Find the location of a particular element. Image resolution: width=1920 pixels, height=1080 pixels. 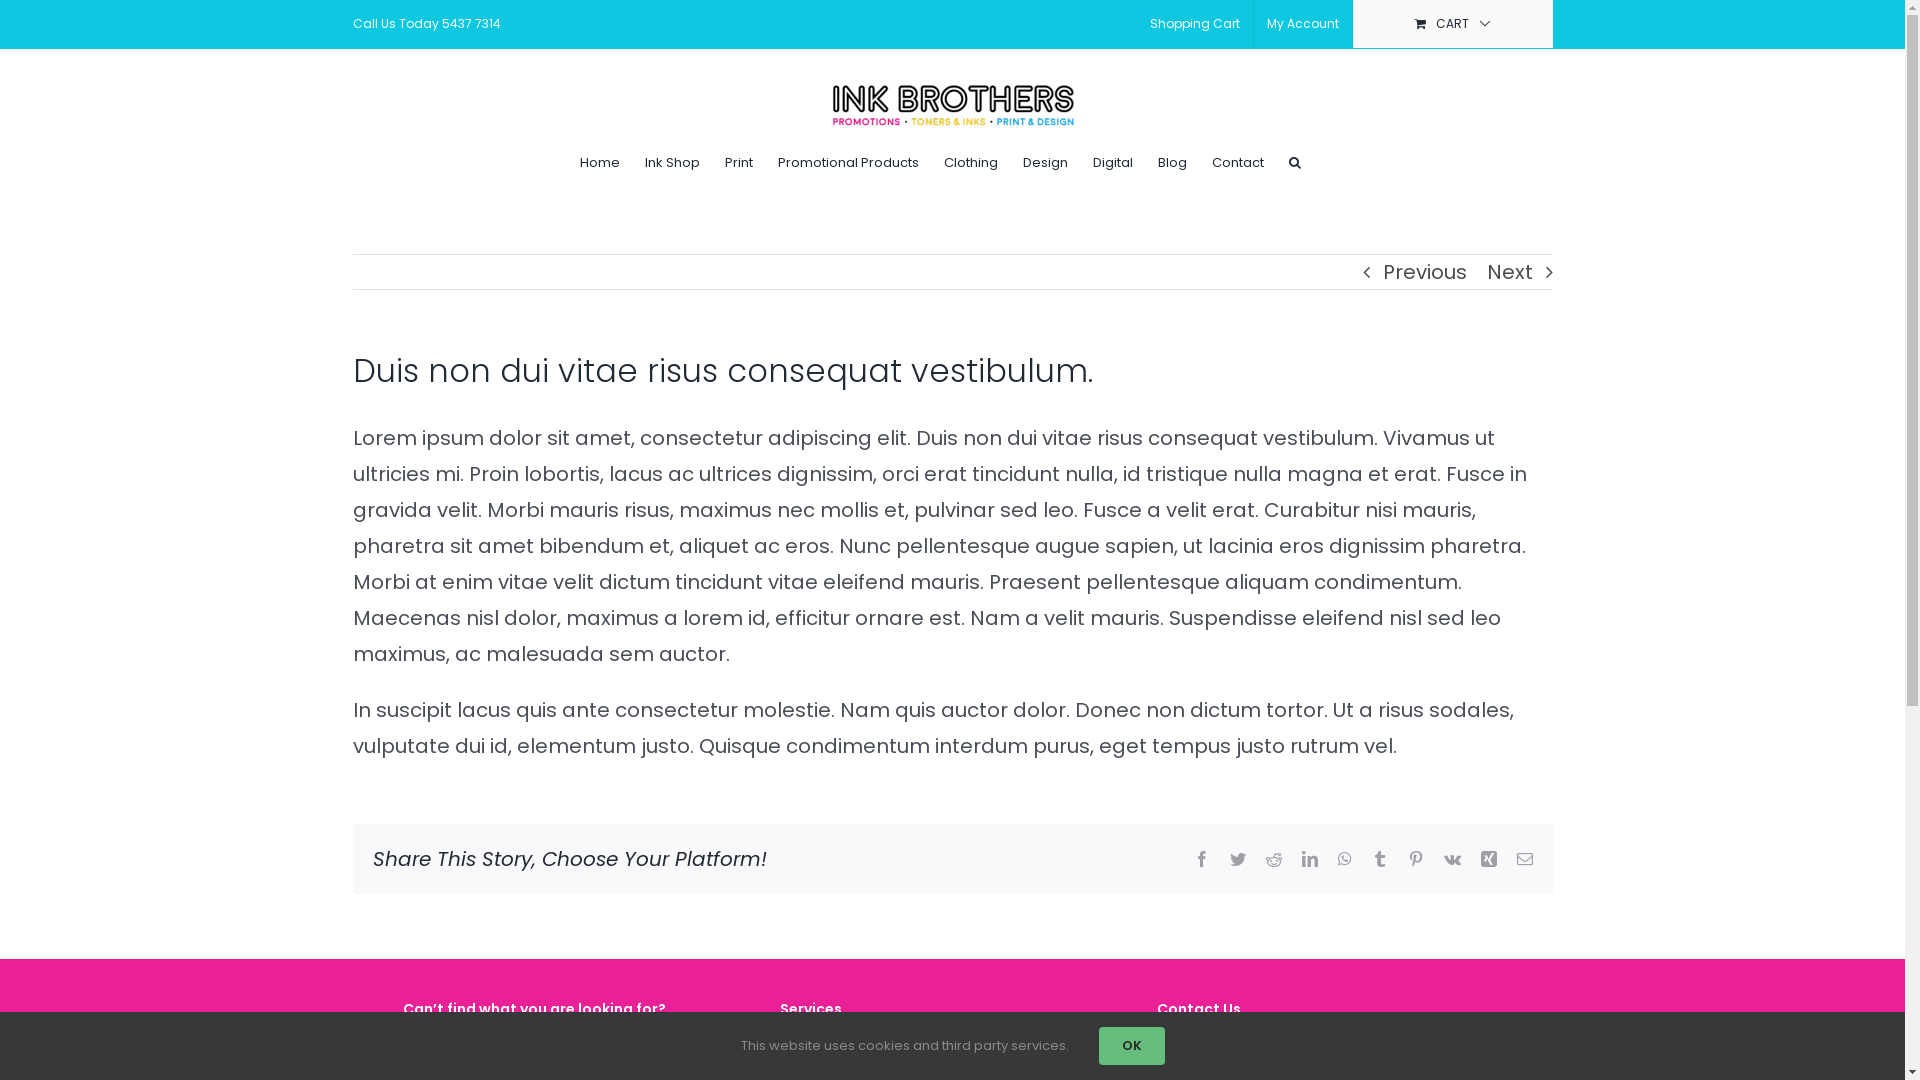

'Reddit' is located at coordinates (1272, 858).